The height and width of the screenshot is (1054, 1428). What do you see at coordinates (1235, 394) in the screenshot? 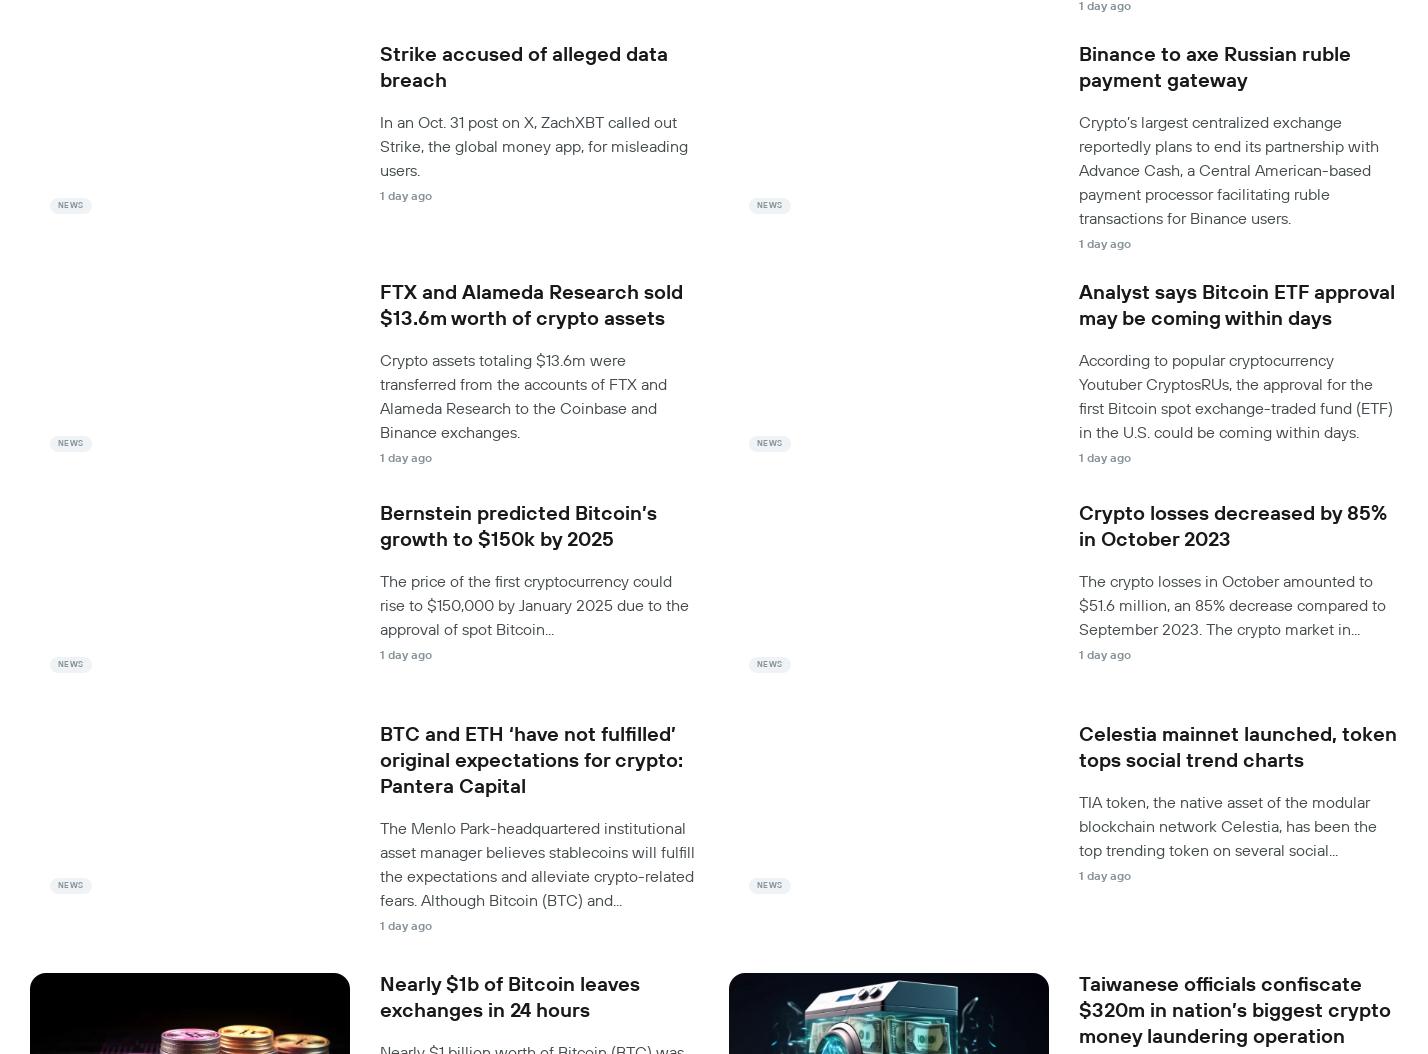
I see `'According to popular cryptocurrency Youtuber CryptosRUs, the approval for the first Bitcoin spot exchange-traded fund (ETF) in the U.S. could be coming within days.'` at bounding box center [1235, 394].